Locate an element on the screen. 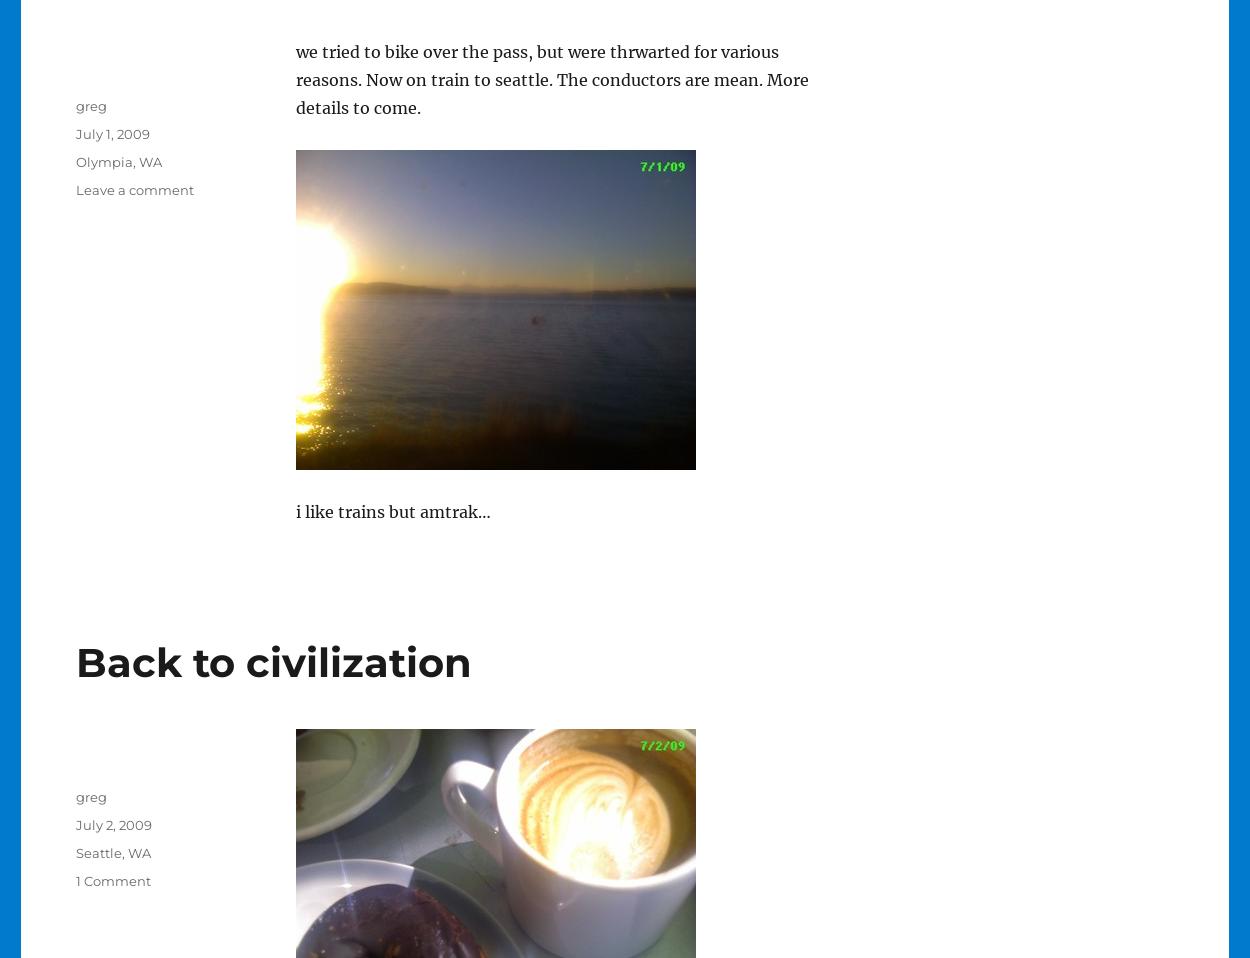  '1 Comment' is located at coordinates (111, 880).